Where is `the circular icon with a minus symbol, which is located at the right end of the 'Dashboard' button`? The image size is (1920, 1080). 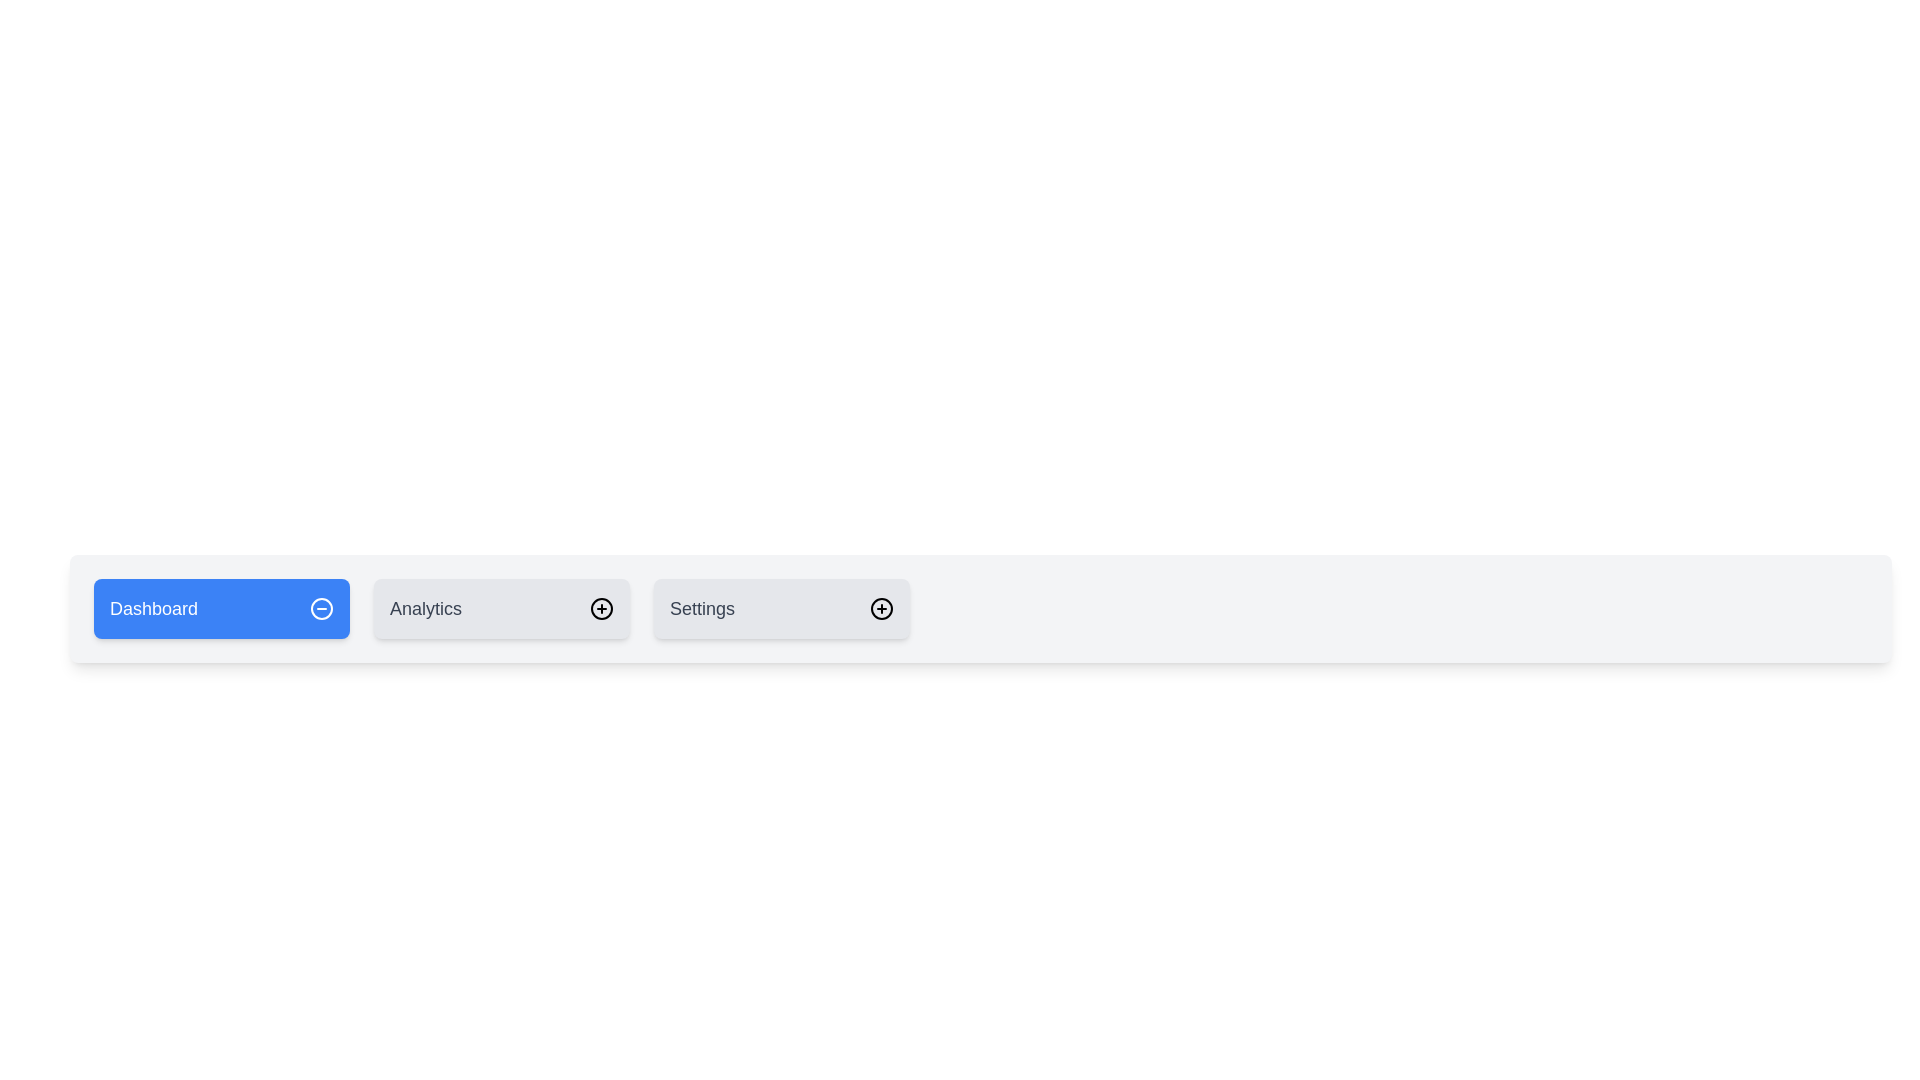 the circular icon with a minus symbol, which is located at the right end of the 'Dashboard' button is located at coordinates (321, 608).